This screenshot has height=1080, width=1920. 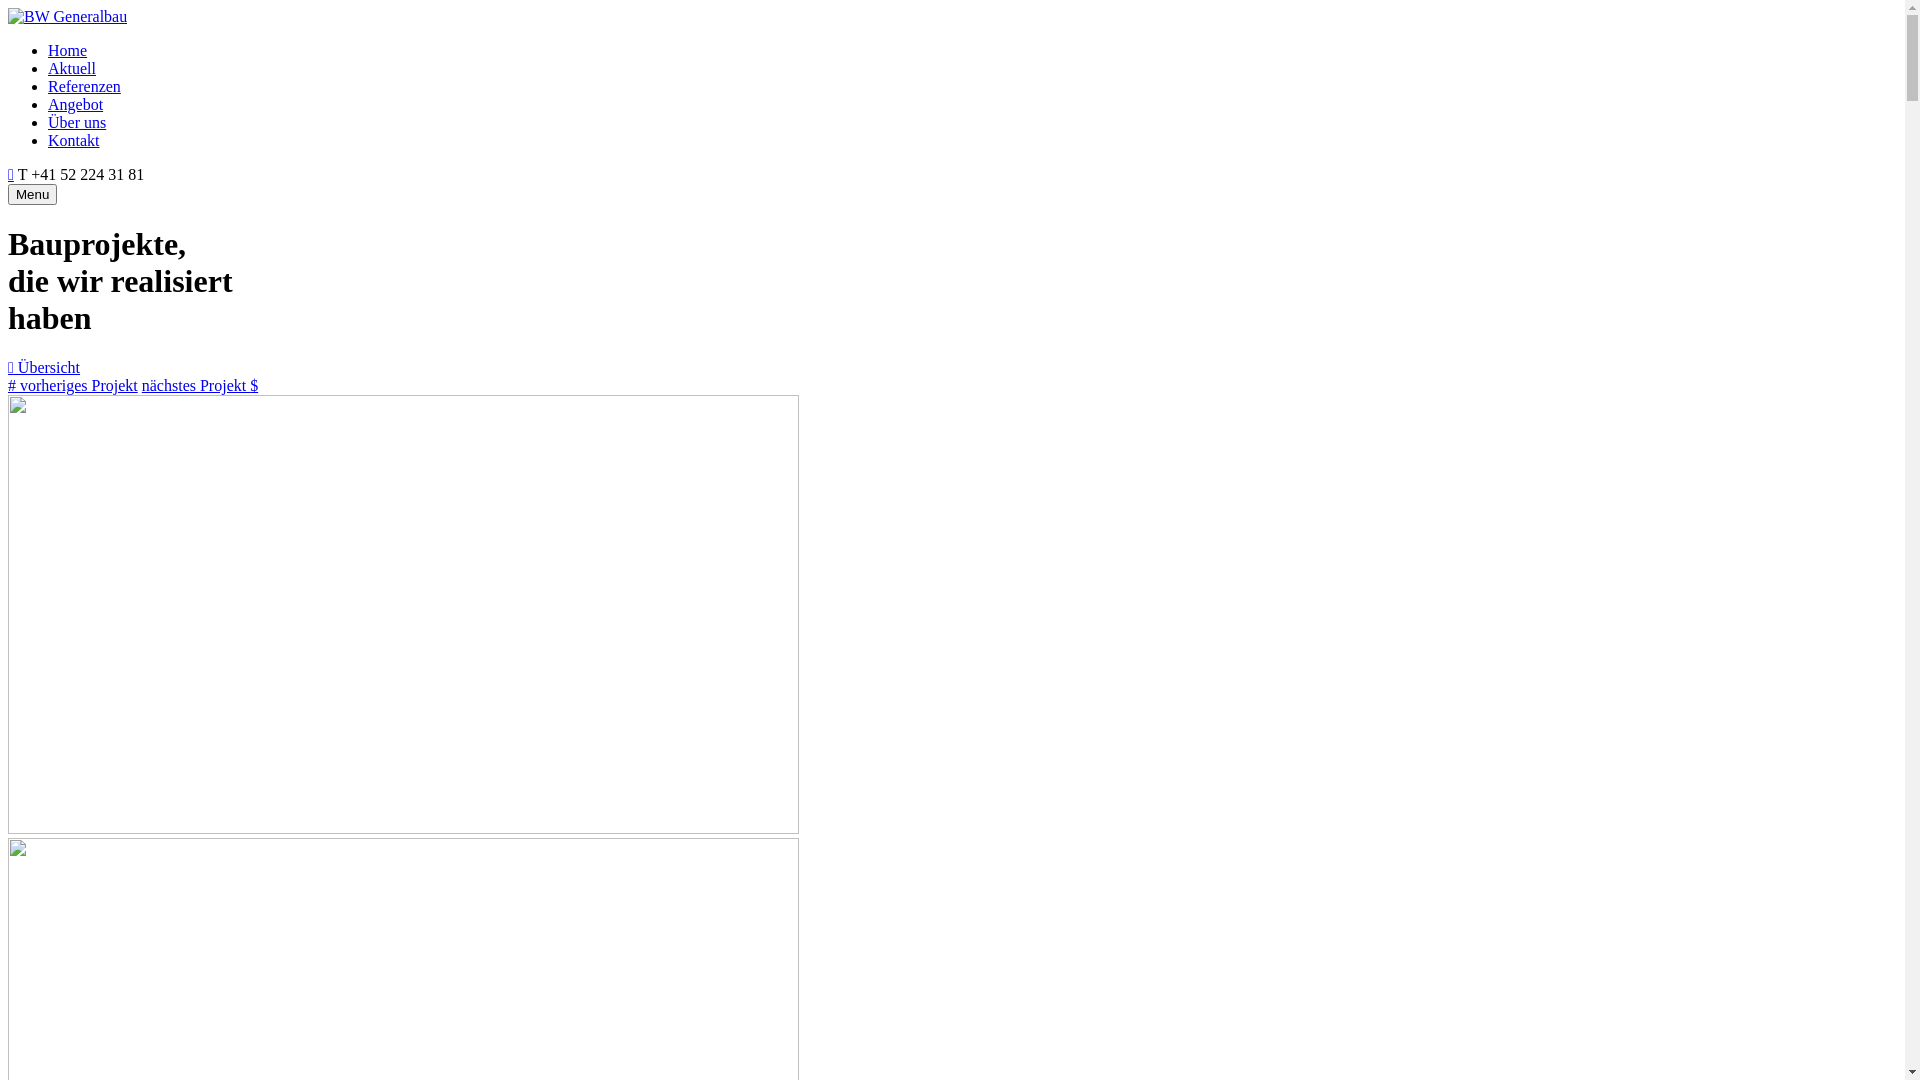 I want to click on 'Home', so click(x=48, y=49).